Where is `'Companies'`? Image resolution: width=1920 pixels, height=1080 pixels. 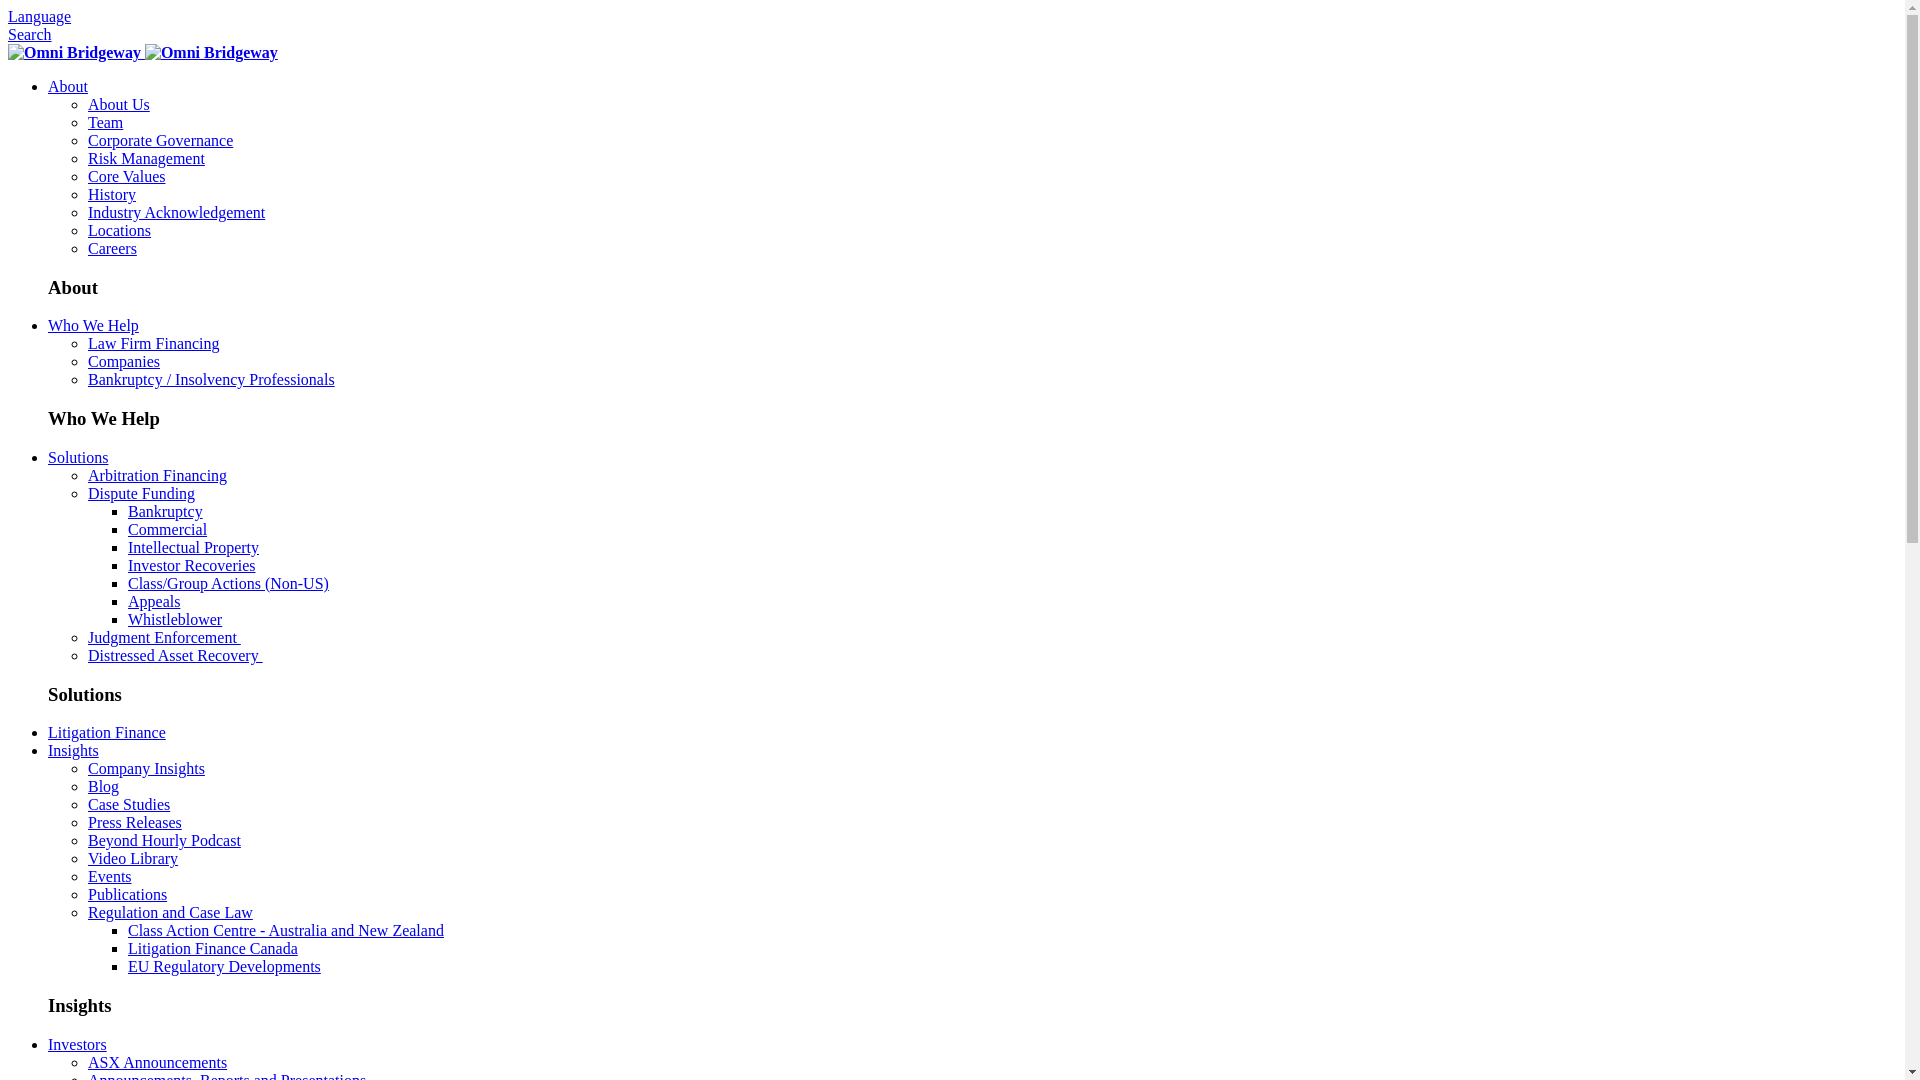 'Companies' is located at coordinates (123, 361).